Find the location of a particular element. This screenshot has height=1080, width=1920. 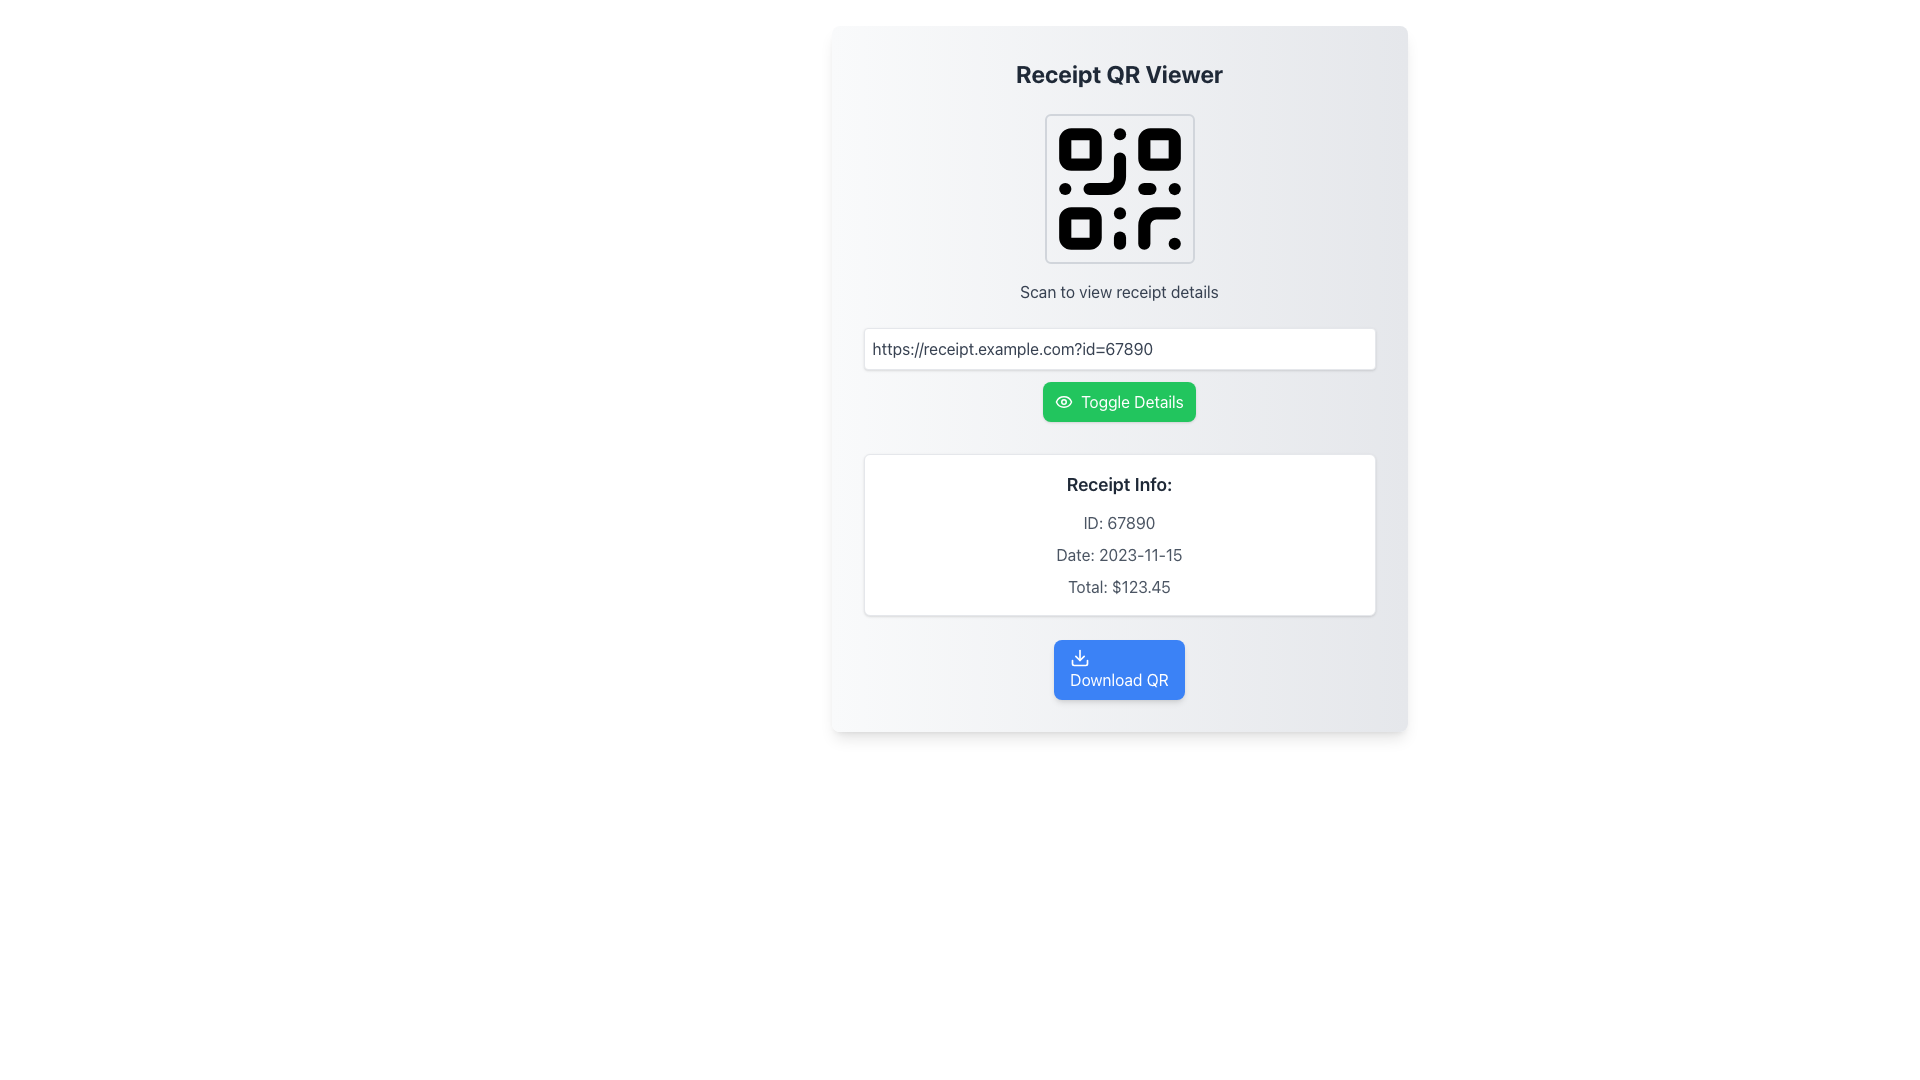

the informational panel that displays receipt information, located above the blue 'Download QR' button is located at coordinates (1118, 534).